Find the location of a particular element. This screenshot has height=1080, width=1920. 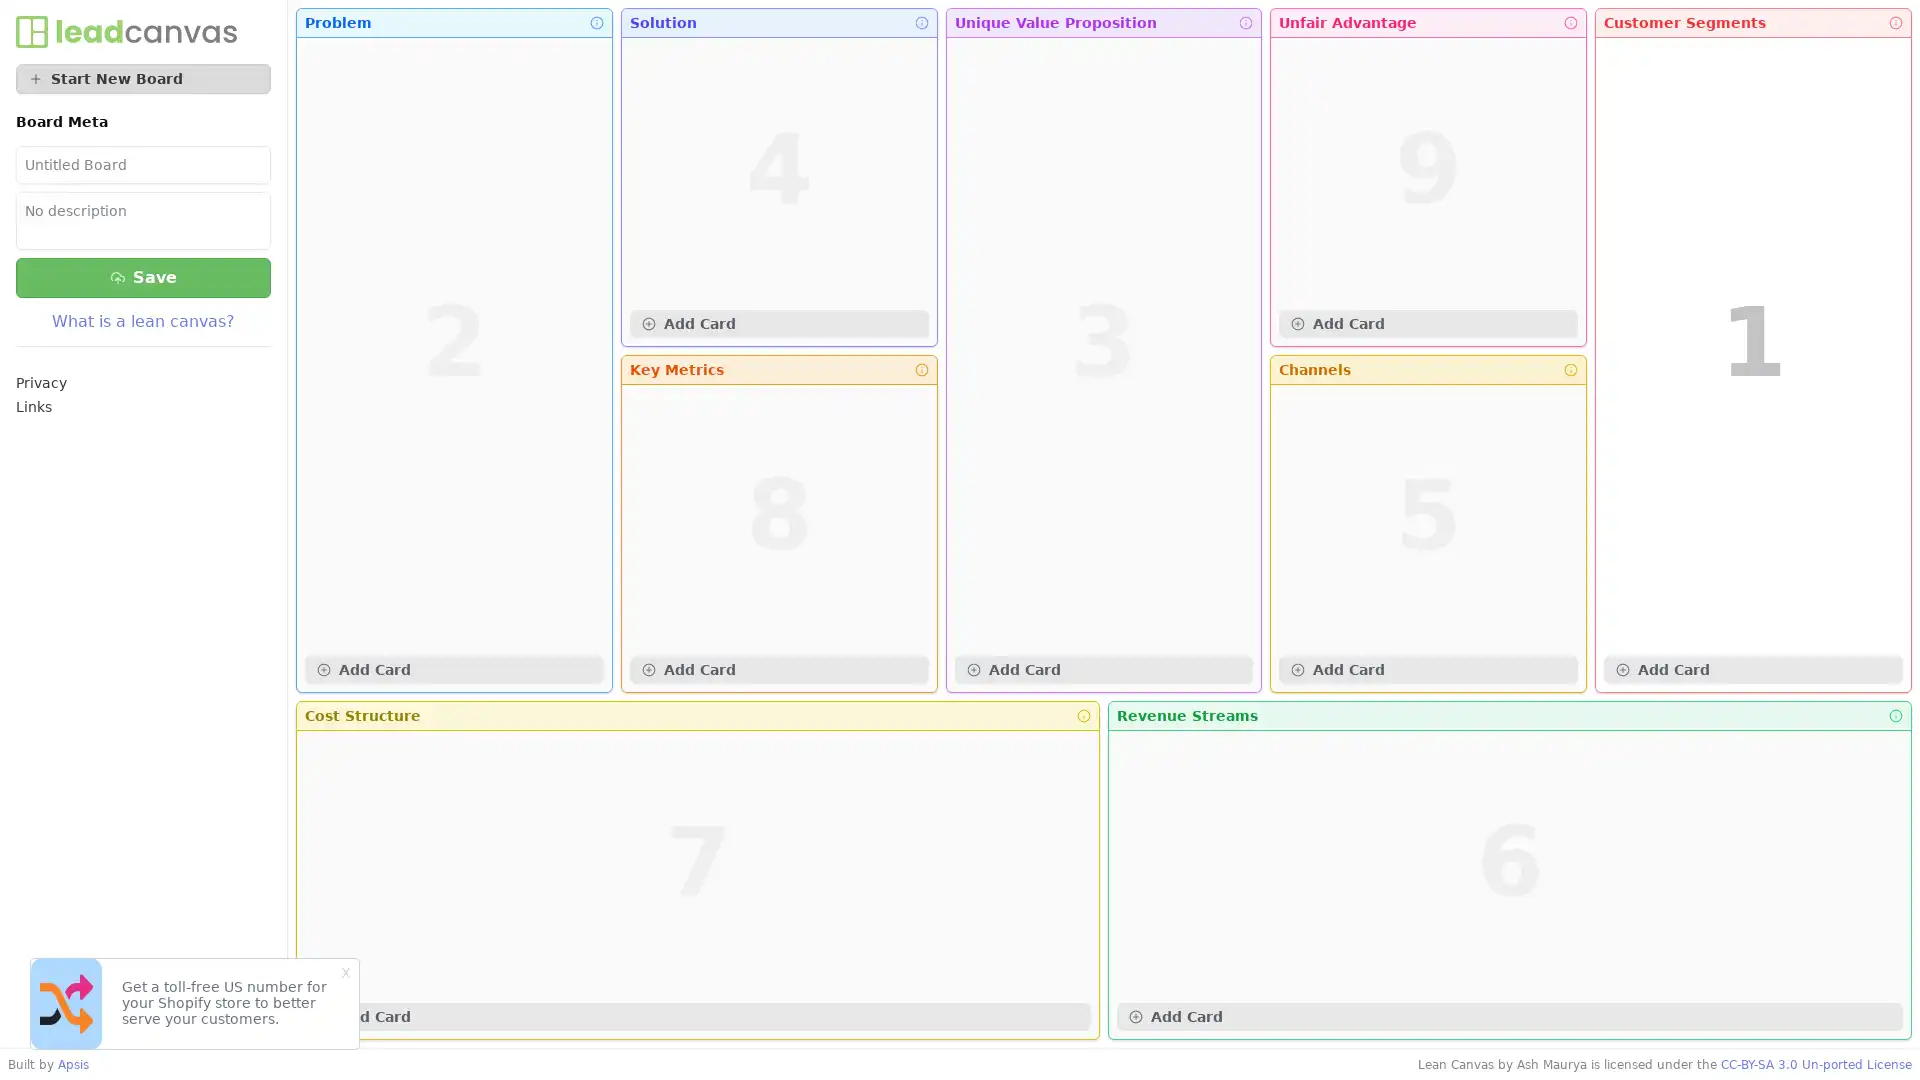

Add Card is located at coordinates (1510, 1017).